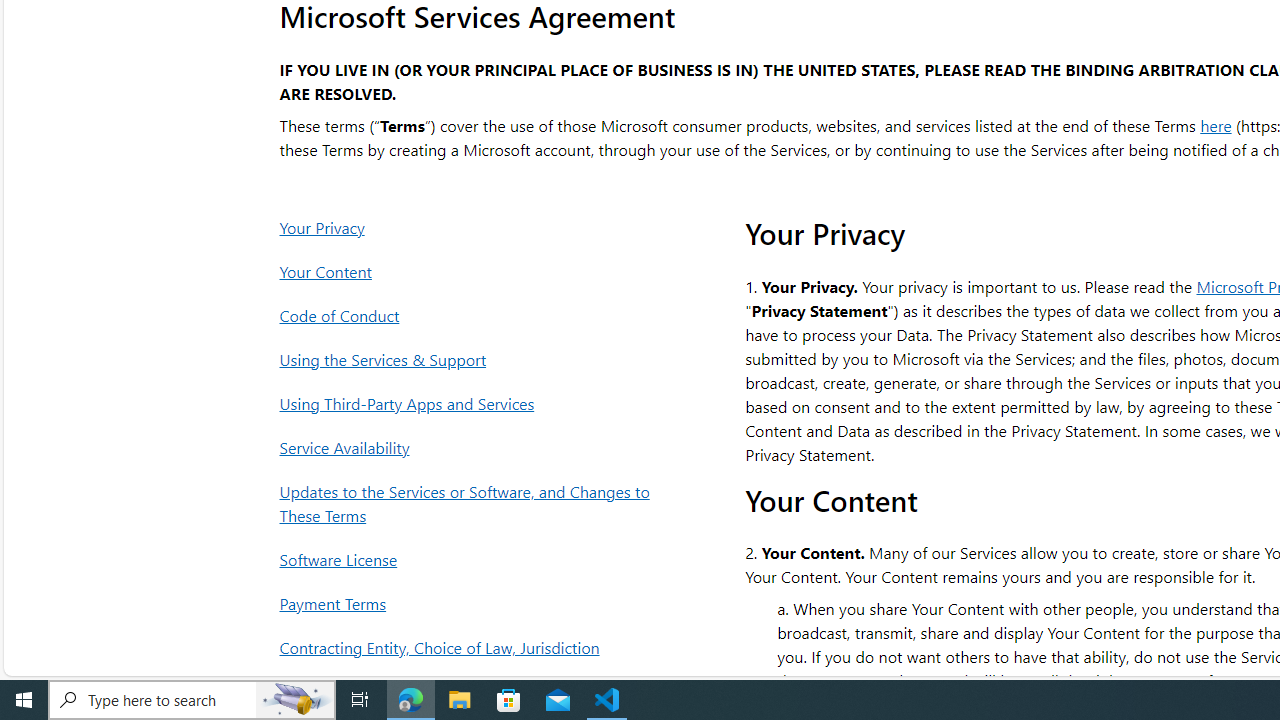  Describe the element at coordinates (1215, 124) in the screenshot. I see `'here'` at that location.